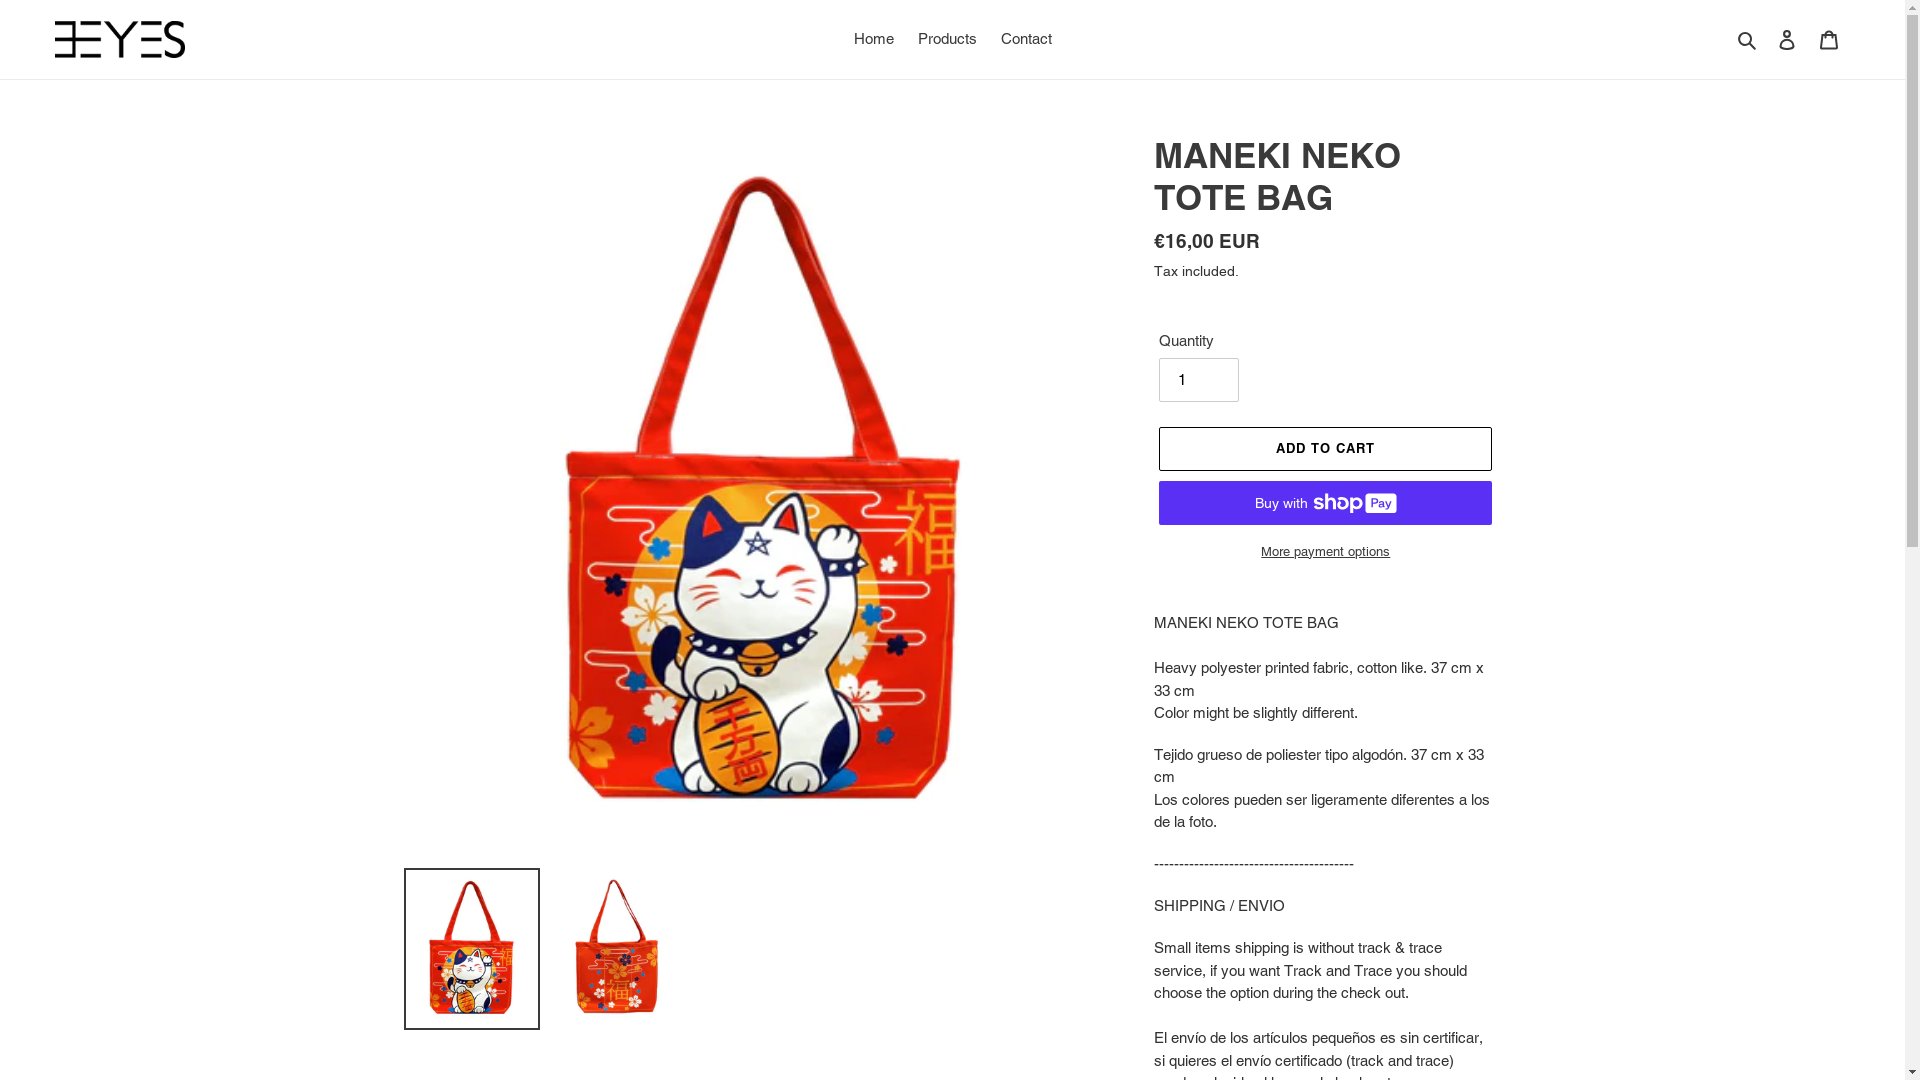 This screenshot has width=1920, height=1080. I want to click on 'Home', so click(873, 39).